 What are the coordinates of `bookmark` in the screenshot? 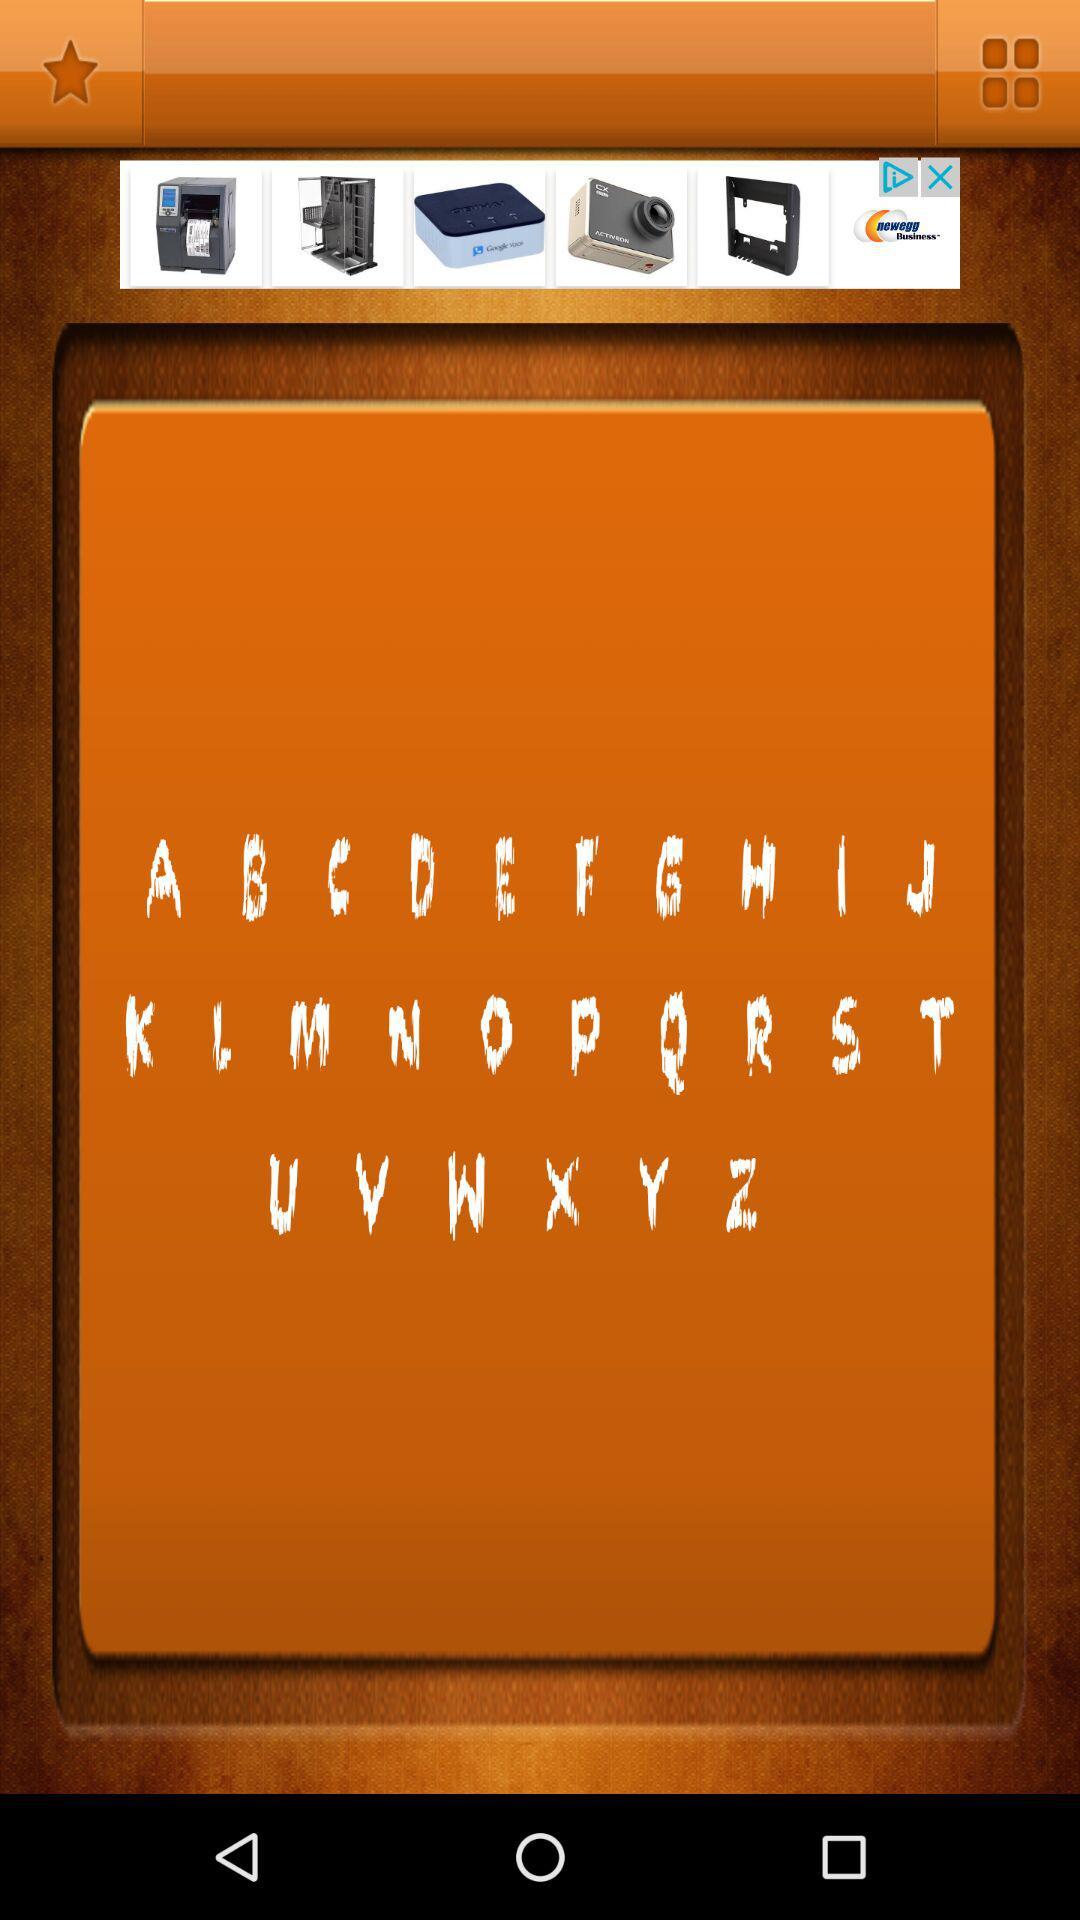 It's located at (71, 72).